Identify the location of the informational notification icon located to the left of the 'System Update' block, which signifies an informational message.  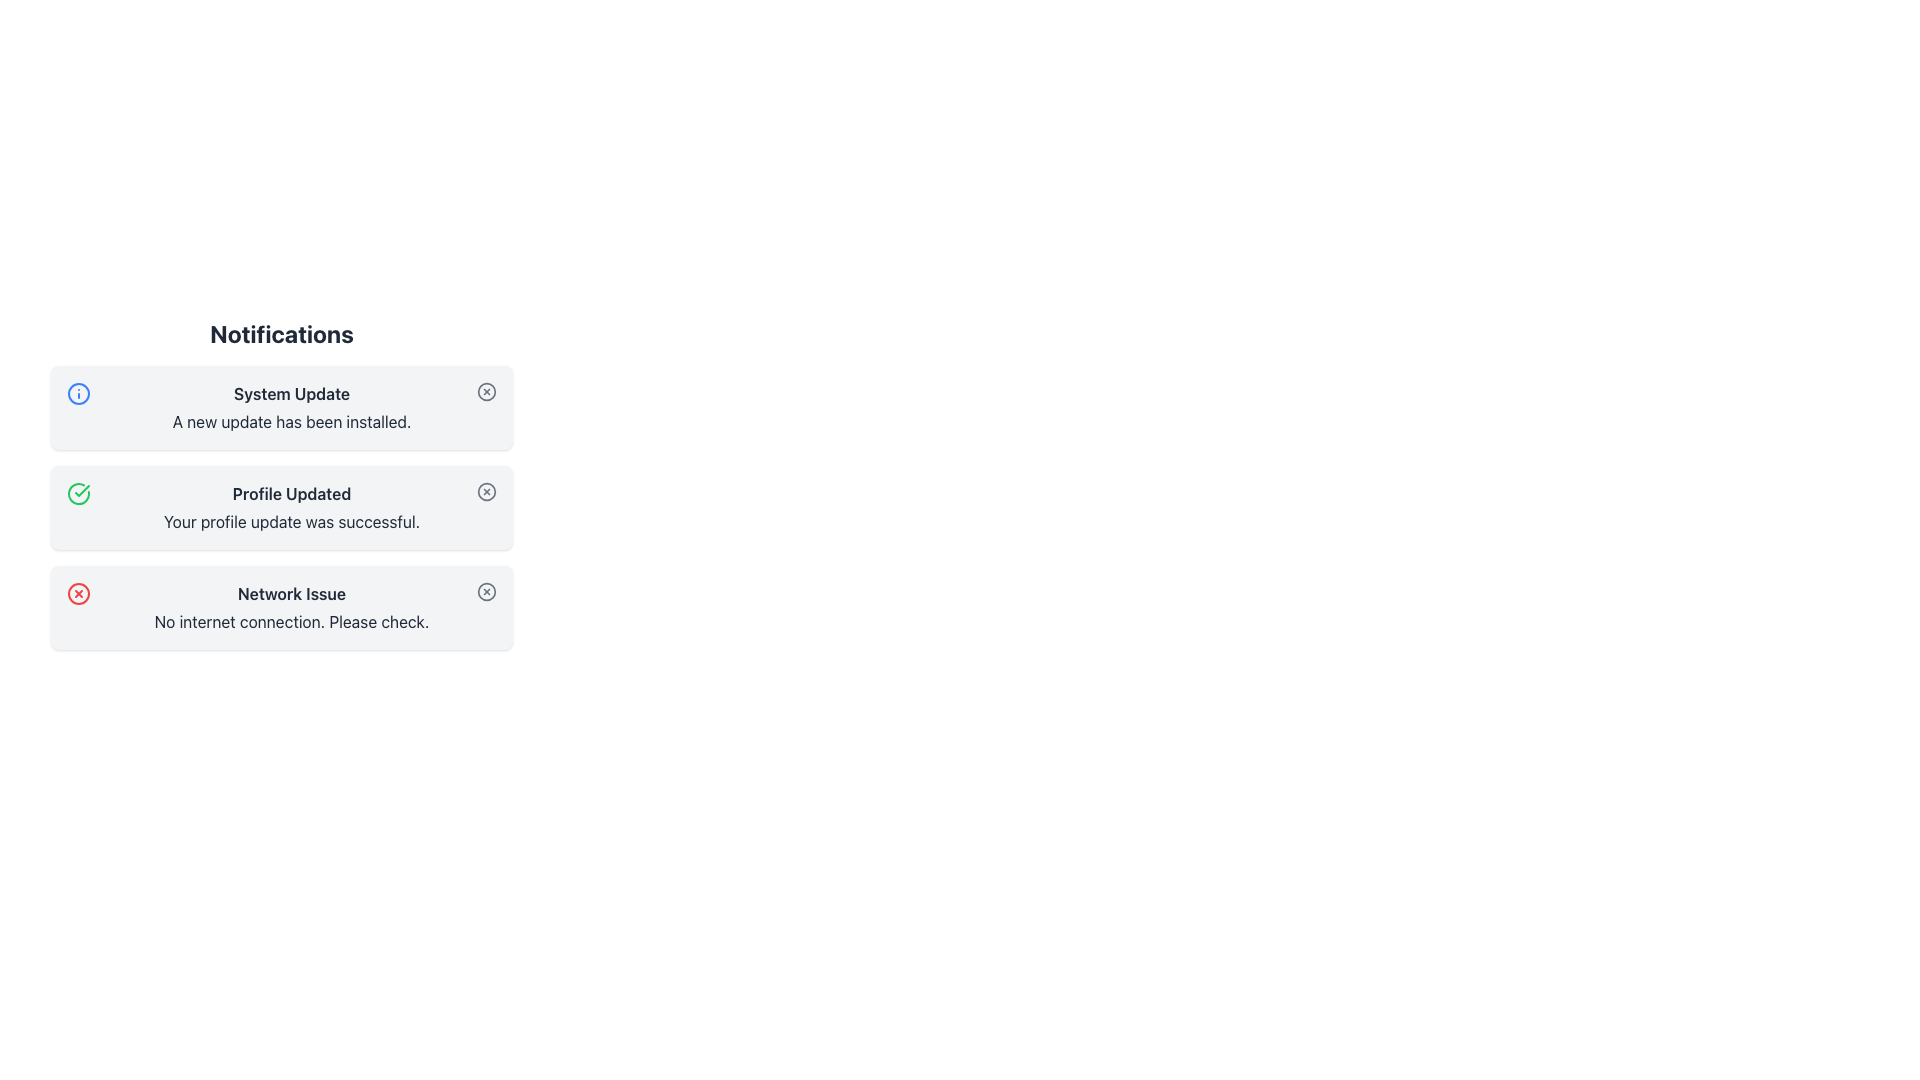
(78, 393).